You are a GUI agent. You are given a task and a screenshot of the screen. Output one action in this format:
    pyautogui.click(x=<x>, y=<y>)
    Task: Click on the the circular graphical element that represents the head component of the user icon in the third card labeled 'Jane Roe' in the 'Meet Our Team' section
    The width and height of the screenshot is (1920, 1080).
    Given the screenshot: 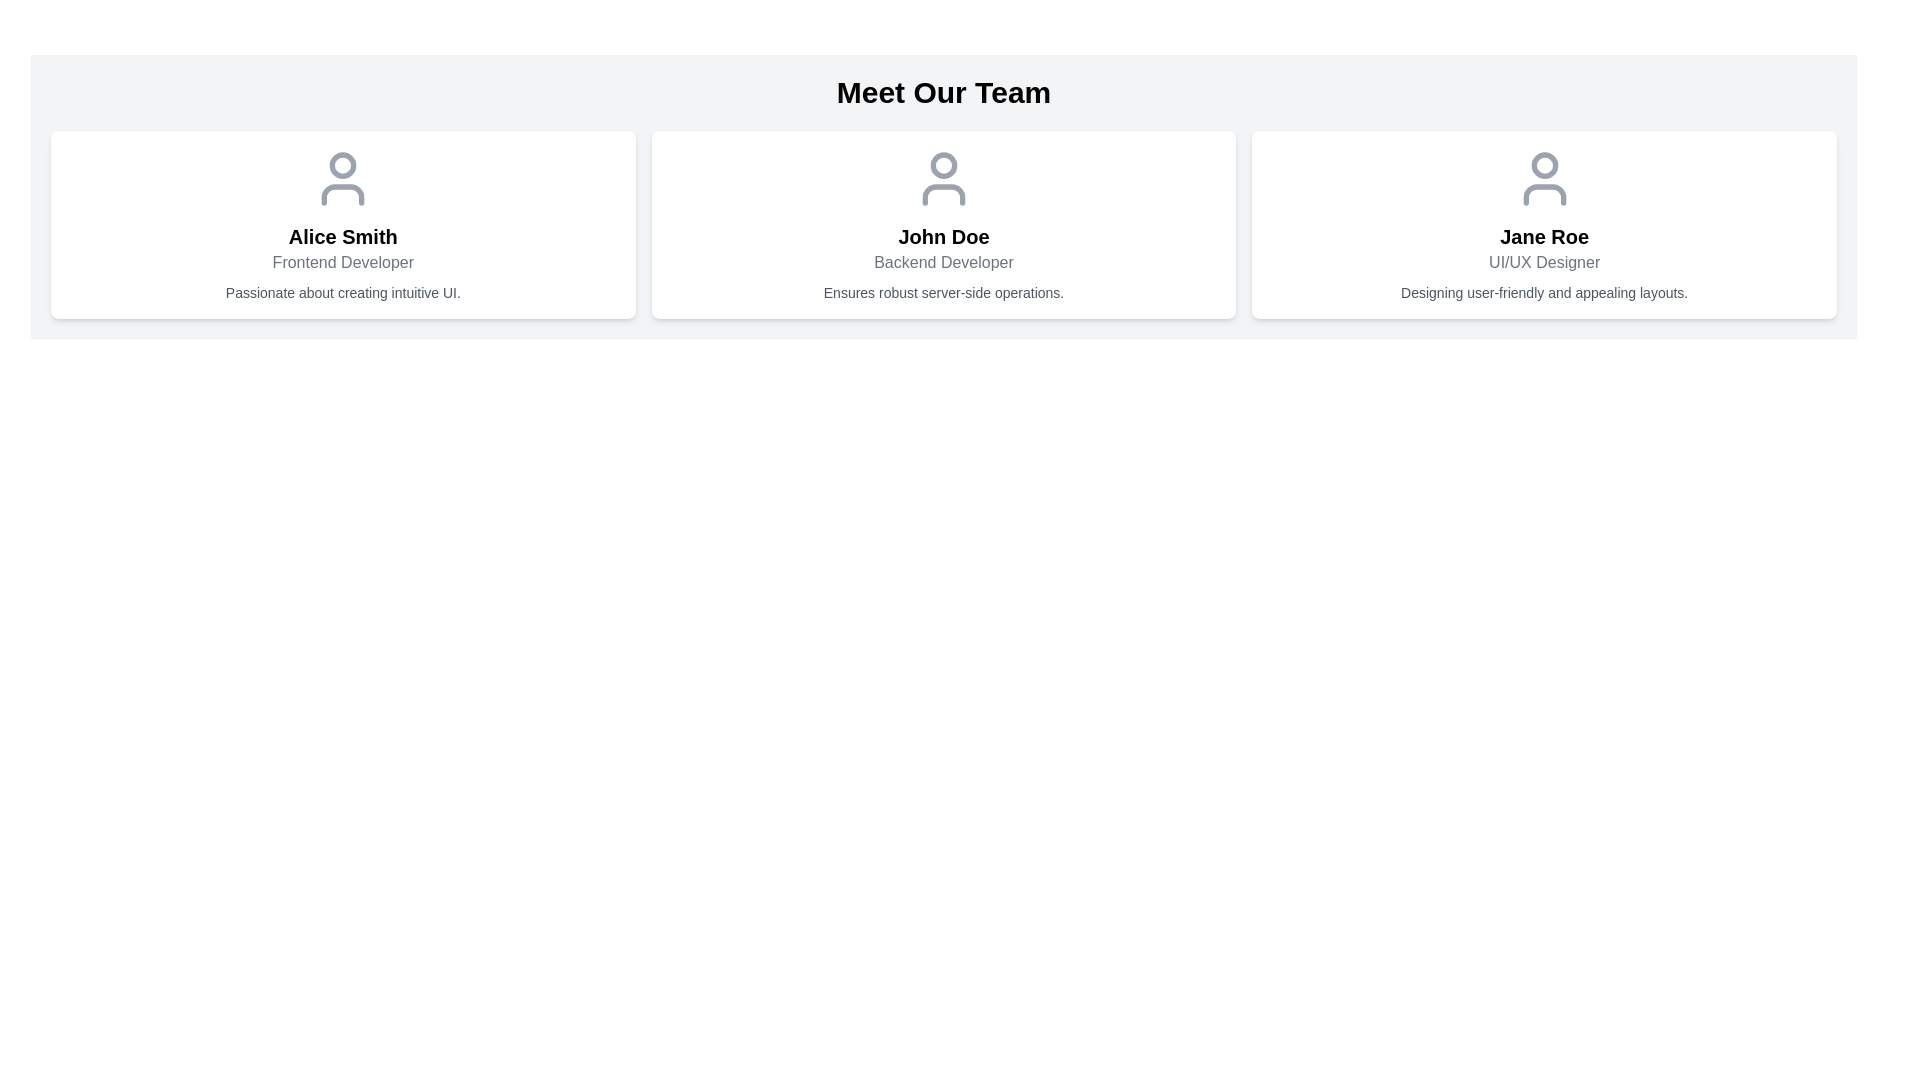 What is the action you would take?
    pyautogui.click(x=1543, y=164)
    